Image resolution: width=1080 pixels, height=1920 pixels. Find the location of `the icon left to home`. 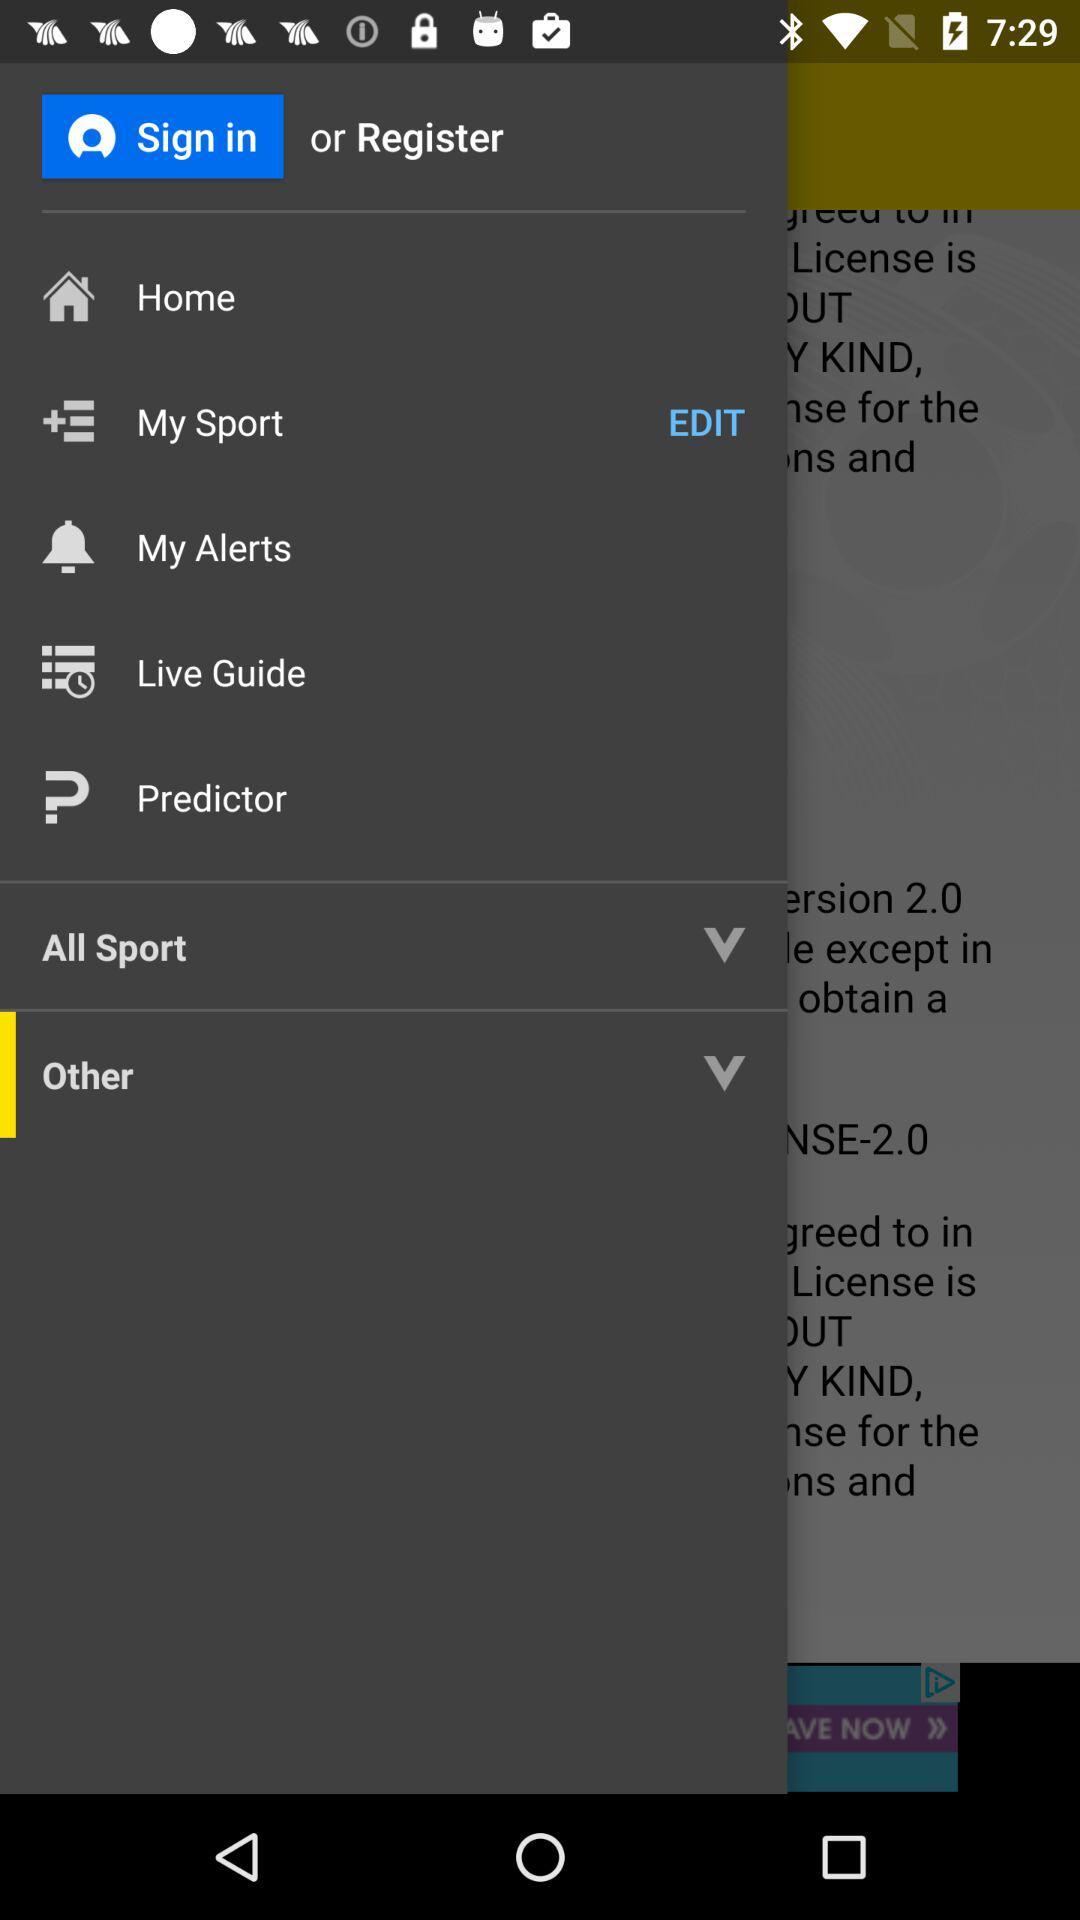

the icon left to home is located at coordinates (67, 295).